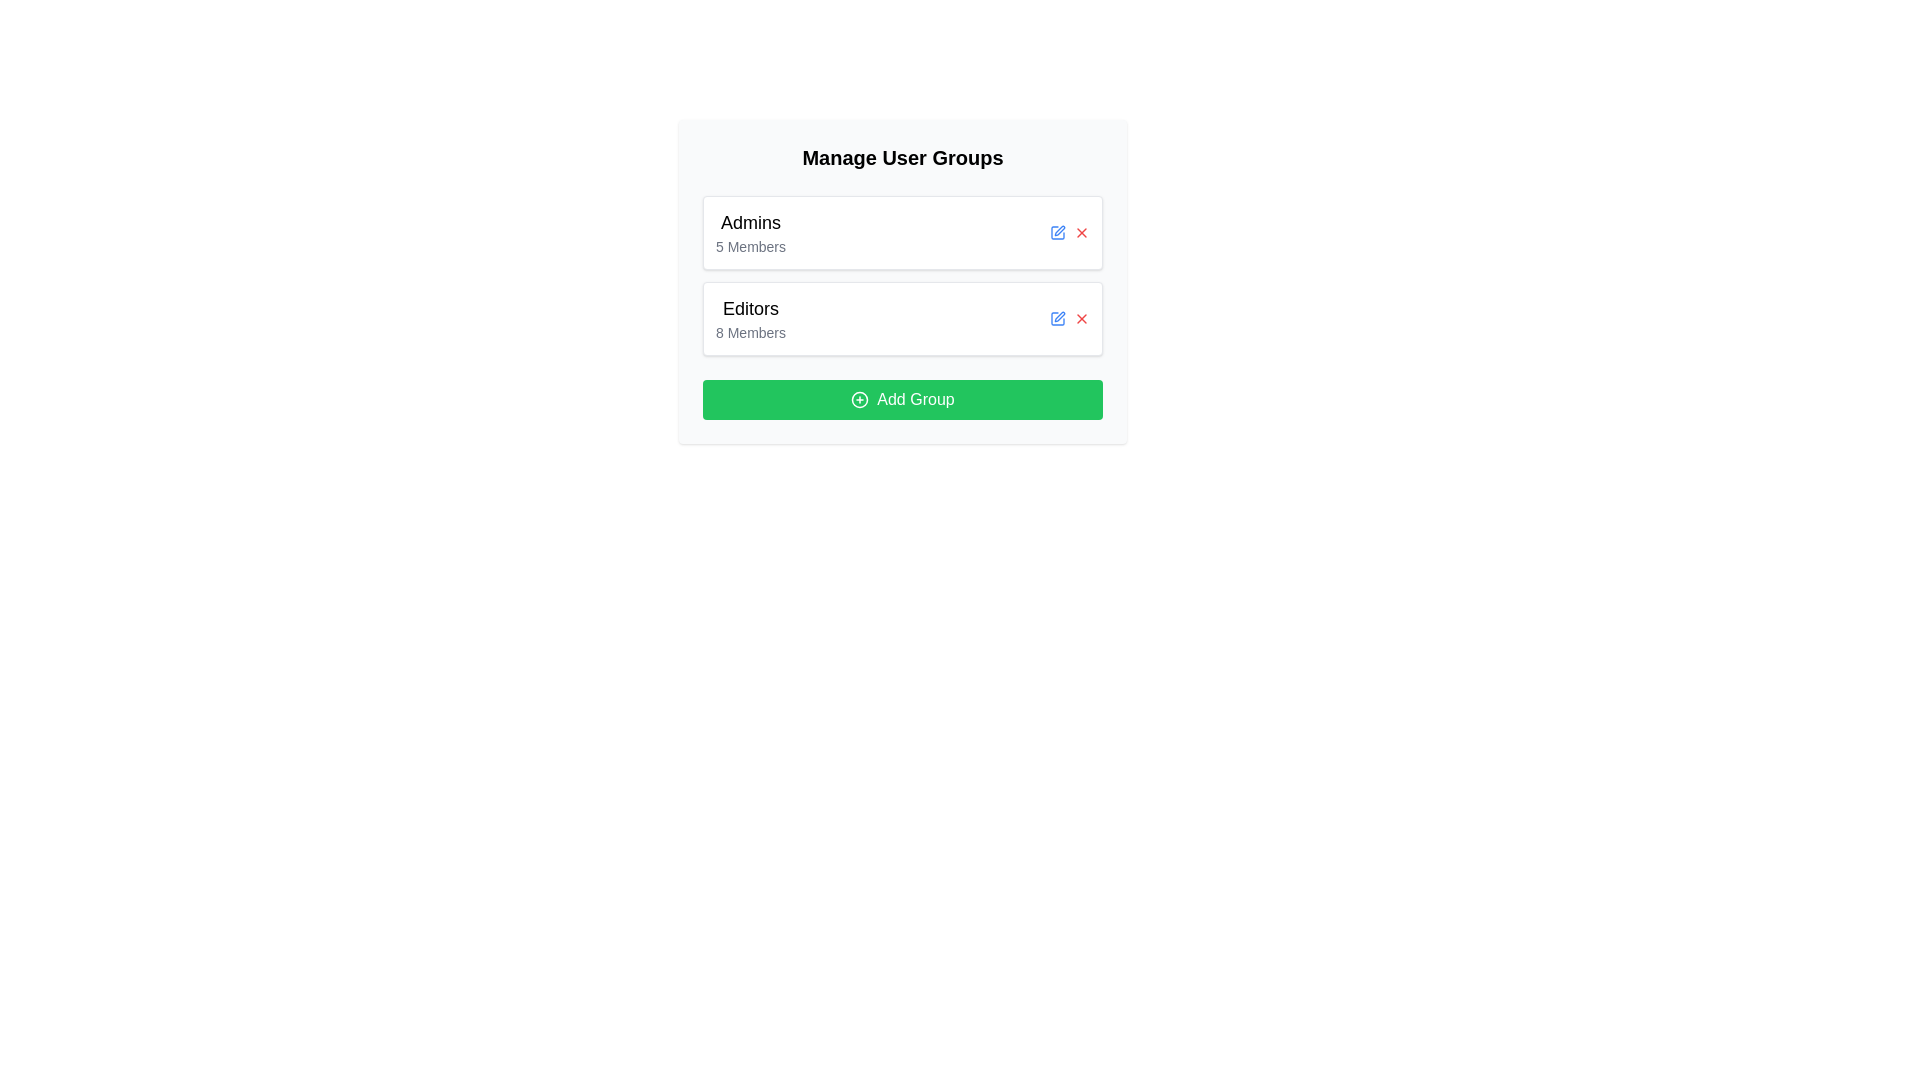 This screenshot has width=1920, height=1080. Describe the element at coordinates (1080, 231) in the screenshot. I see `the red 'X' button` at that location.